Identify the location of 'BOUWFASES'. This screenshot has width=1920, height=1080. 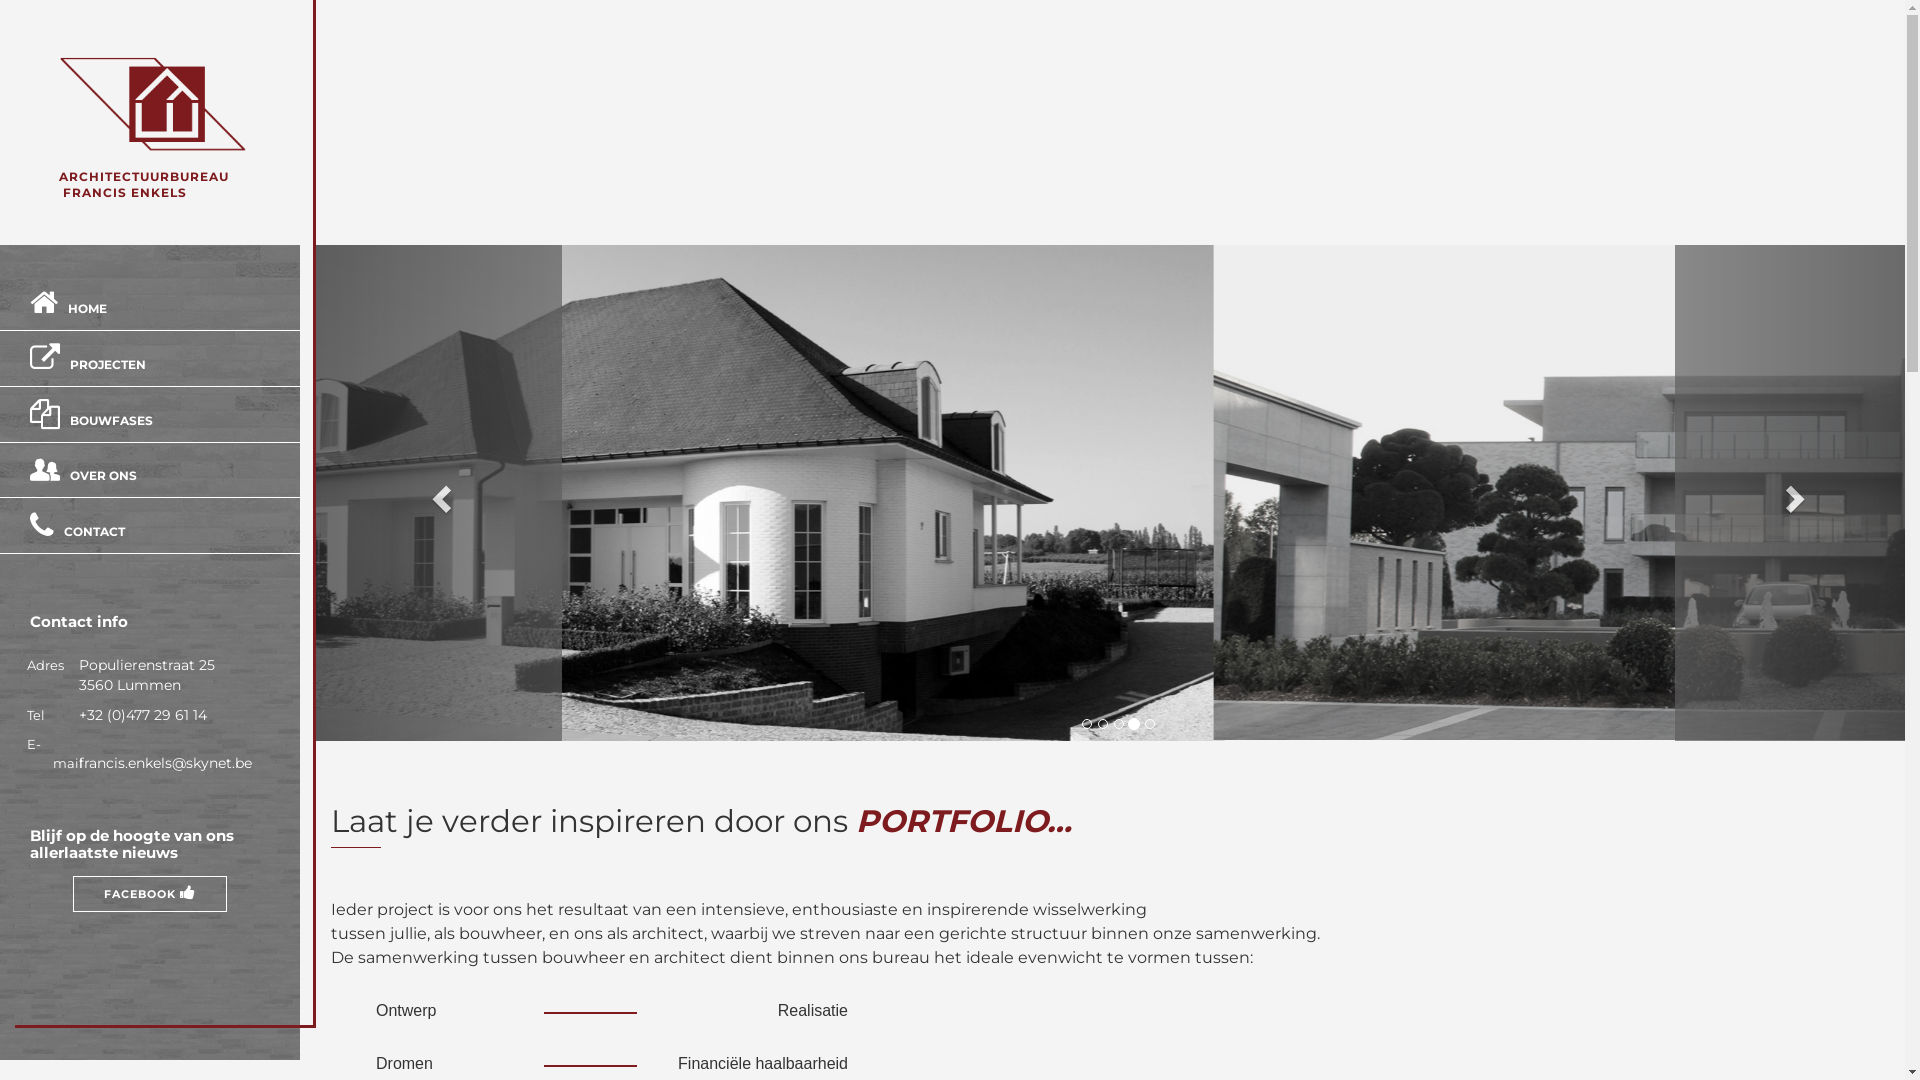
(110, 419).